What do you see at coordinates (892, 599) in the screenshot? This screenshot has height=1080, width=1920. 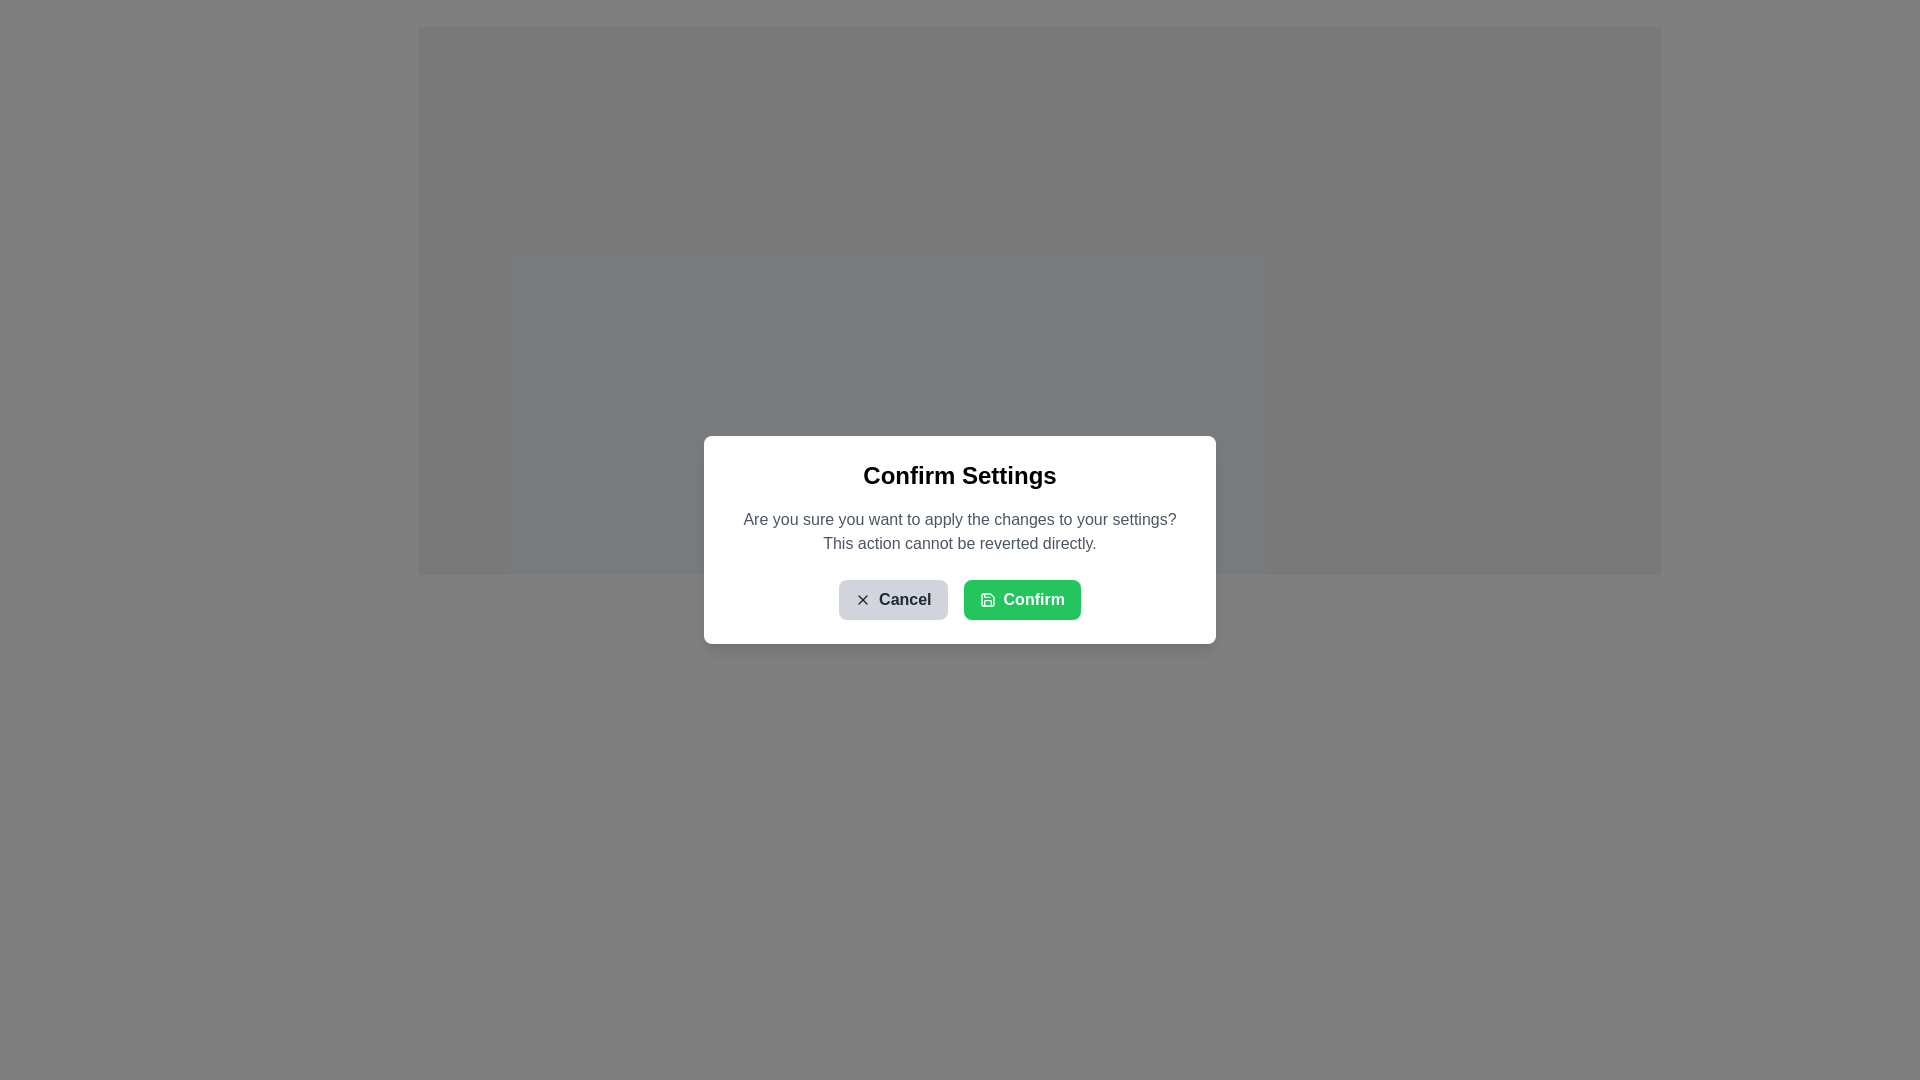 I see `the cancellation button in the dialog that aborts the current operation and closes the dialog without applying changes` at bounding box center [892, 599].